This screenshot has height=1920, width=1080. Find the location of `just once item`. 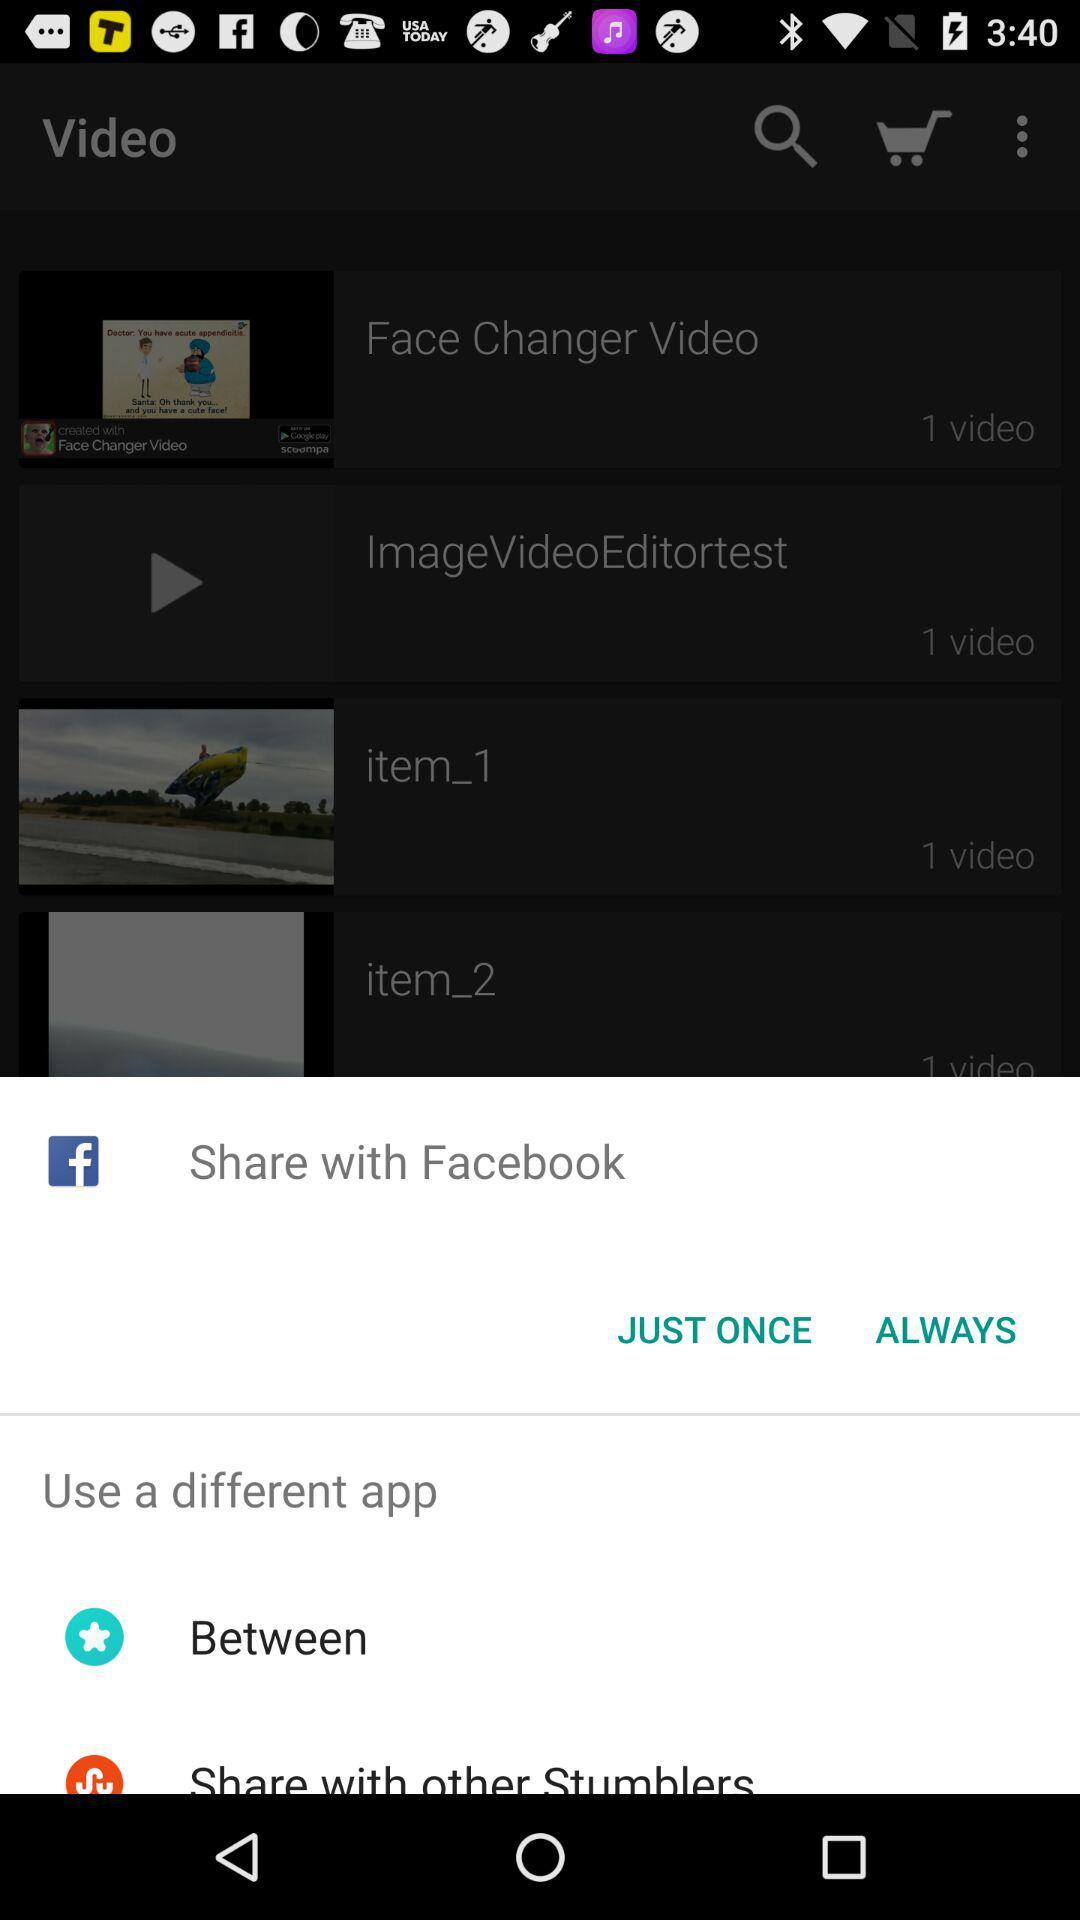

just once item is located at coordinates (713, 1329).